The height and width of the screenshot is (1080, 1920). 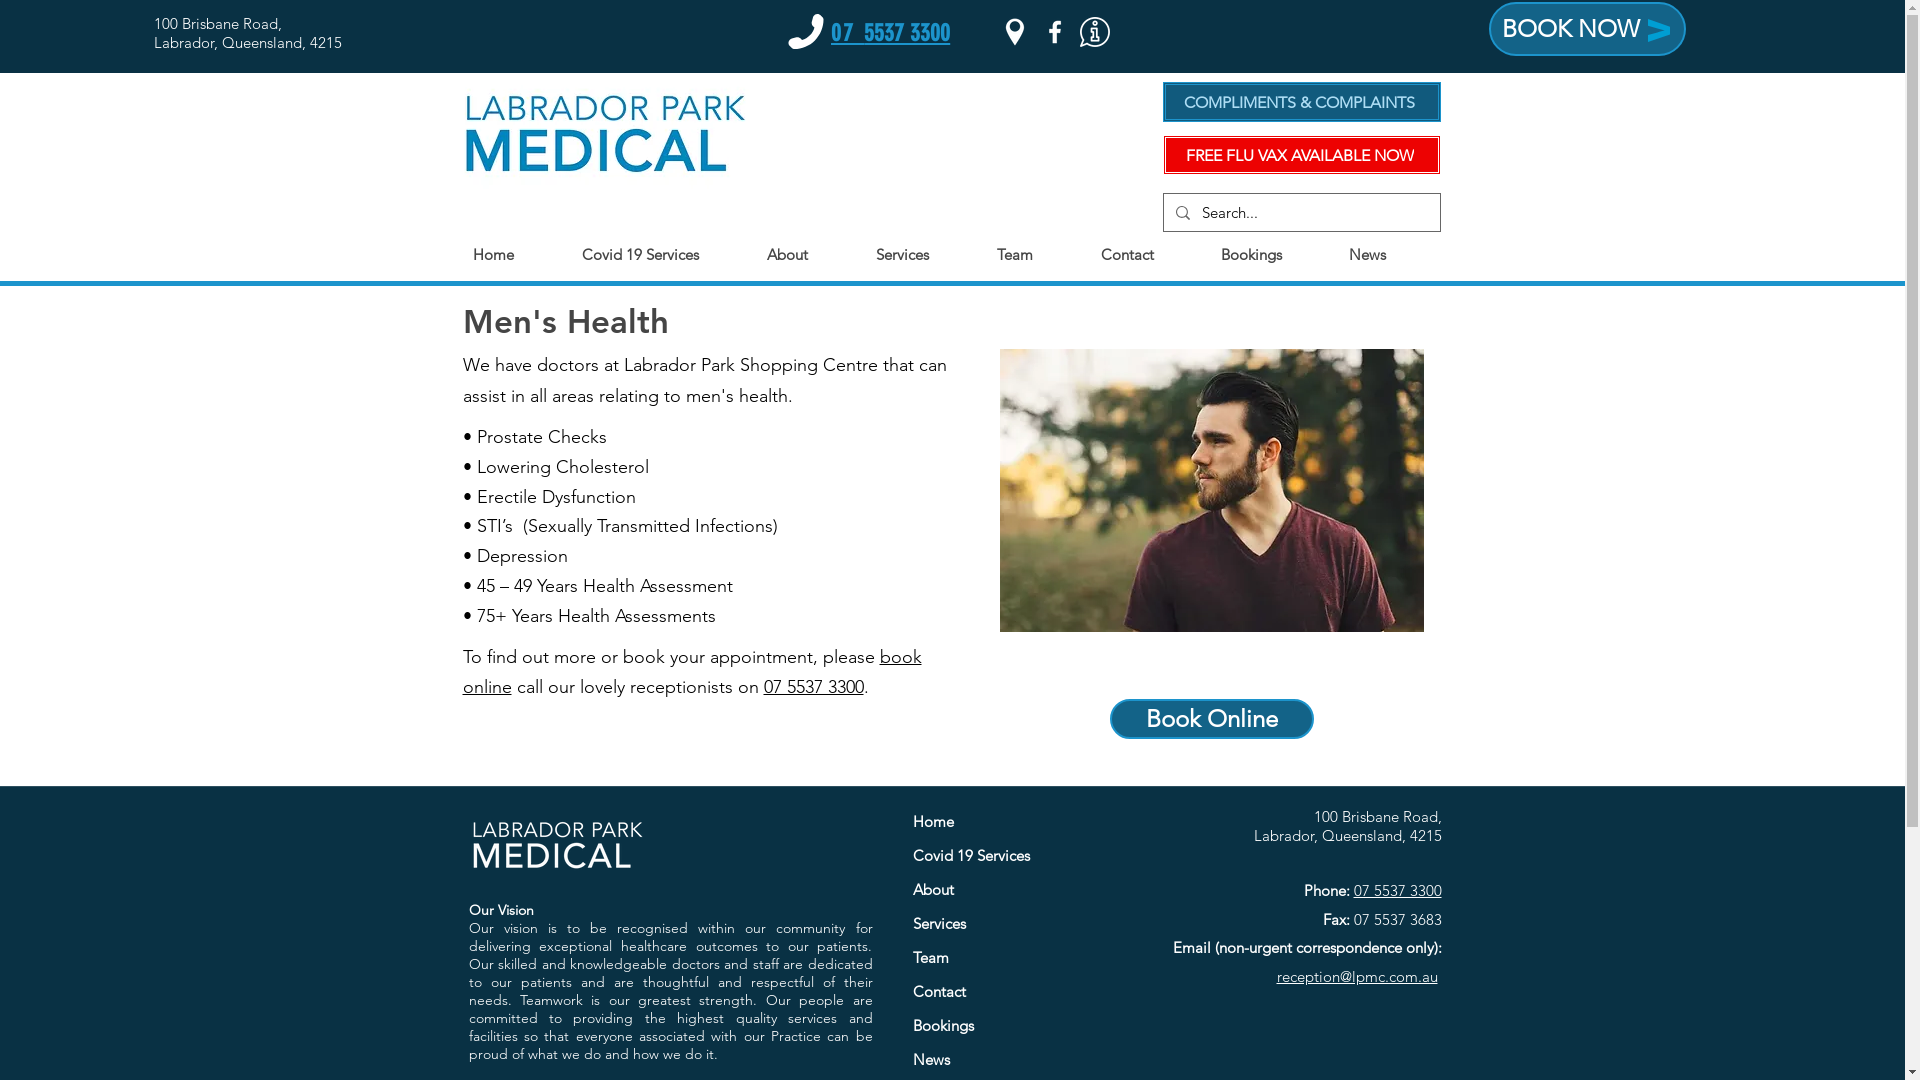 I want to click on 'BOOK NOW', so click(x=1586, y=29).